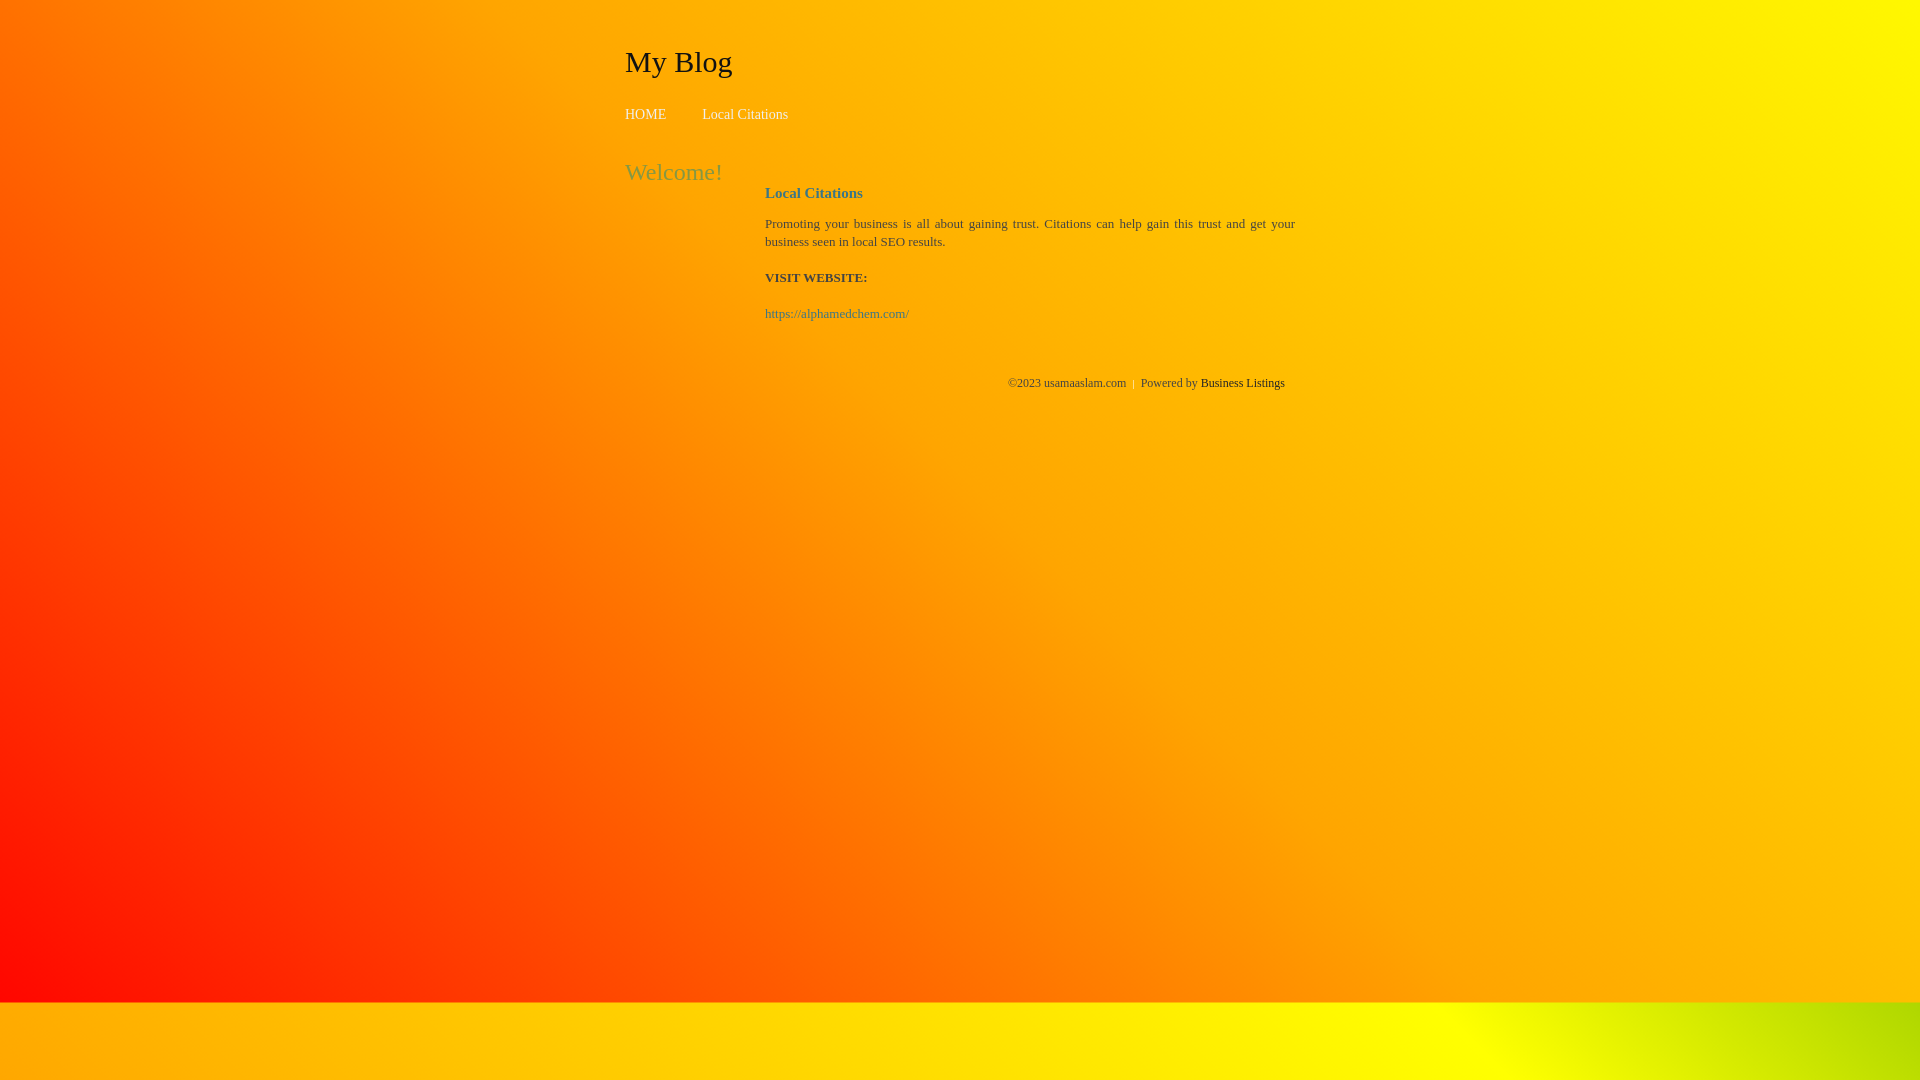  What do you see at coordinates (623, 60) in the screenshot?
I see `'My Blog'` at bounding box center [623, 60].